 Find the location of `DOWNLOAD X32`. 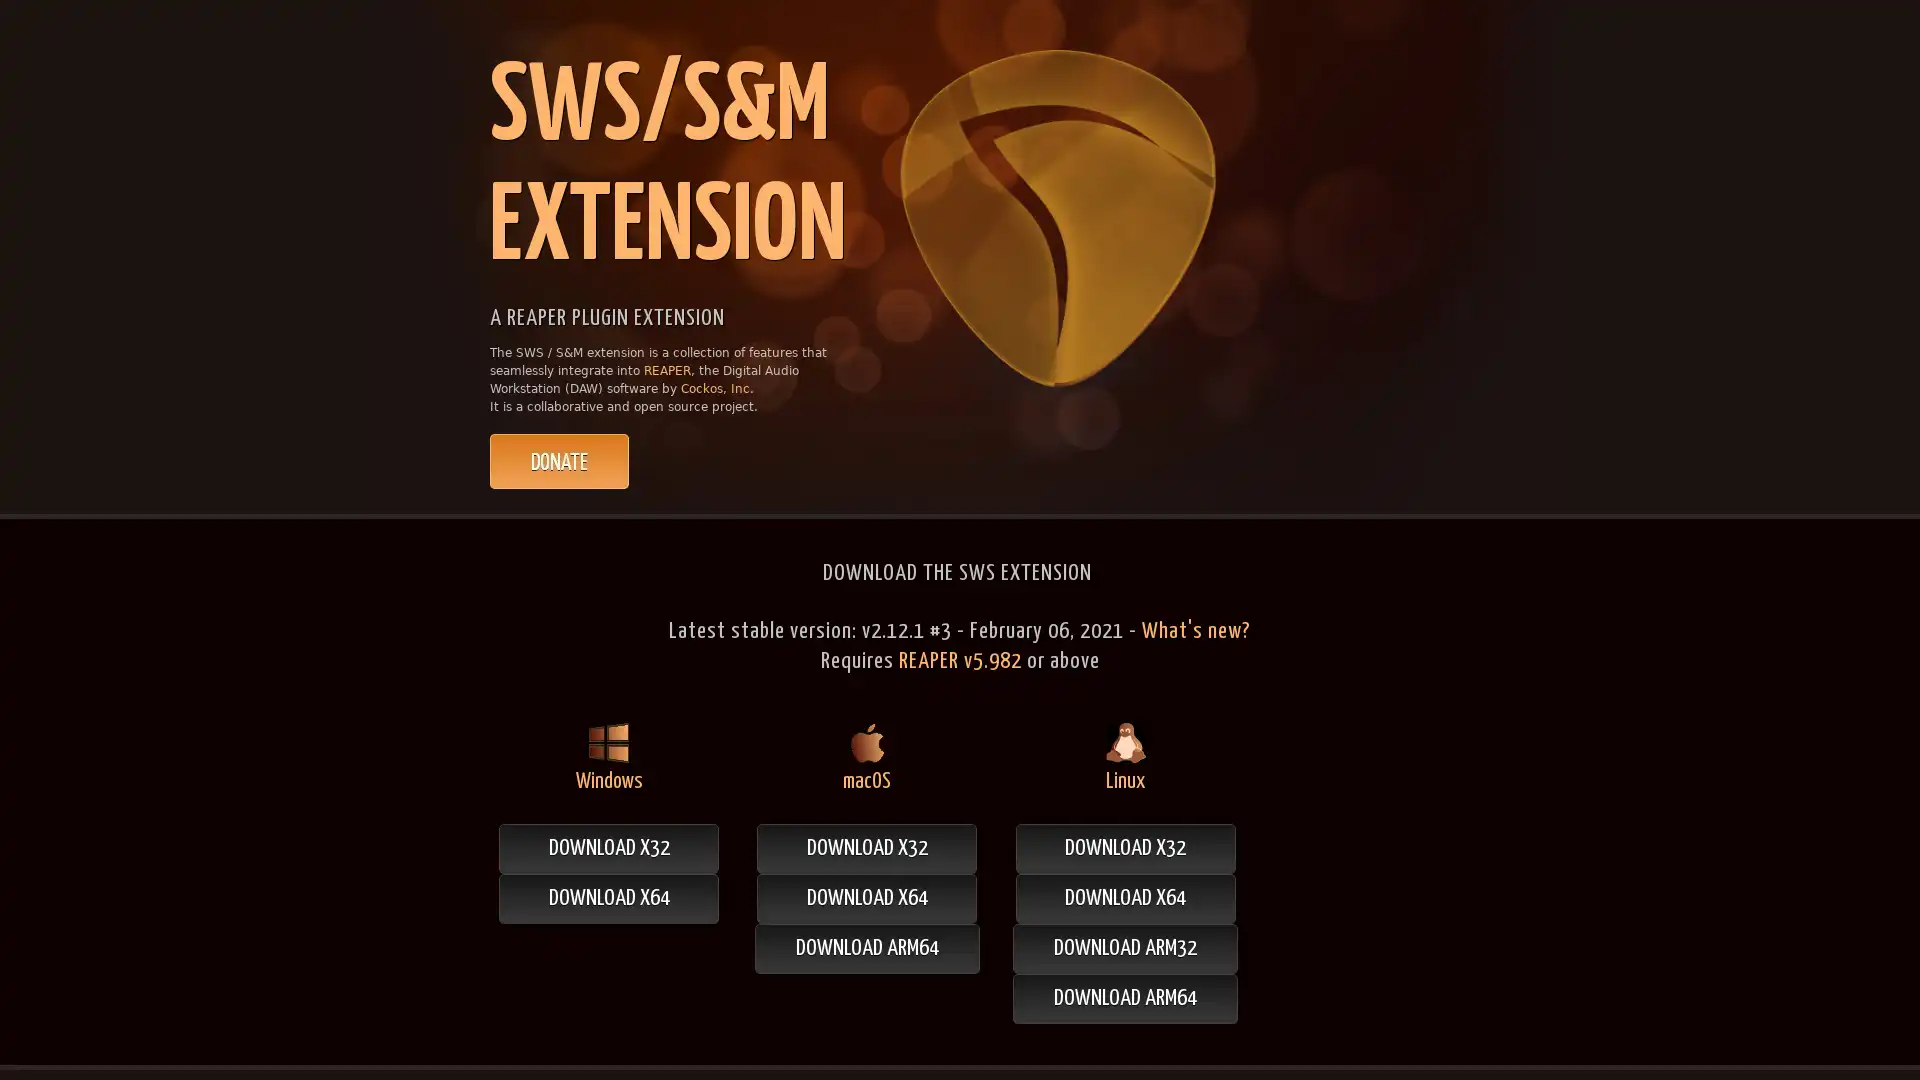

DOWNLOAD X32 is located at coordinates (638, 848).